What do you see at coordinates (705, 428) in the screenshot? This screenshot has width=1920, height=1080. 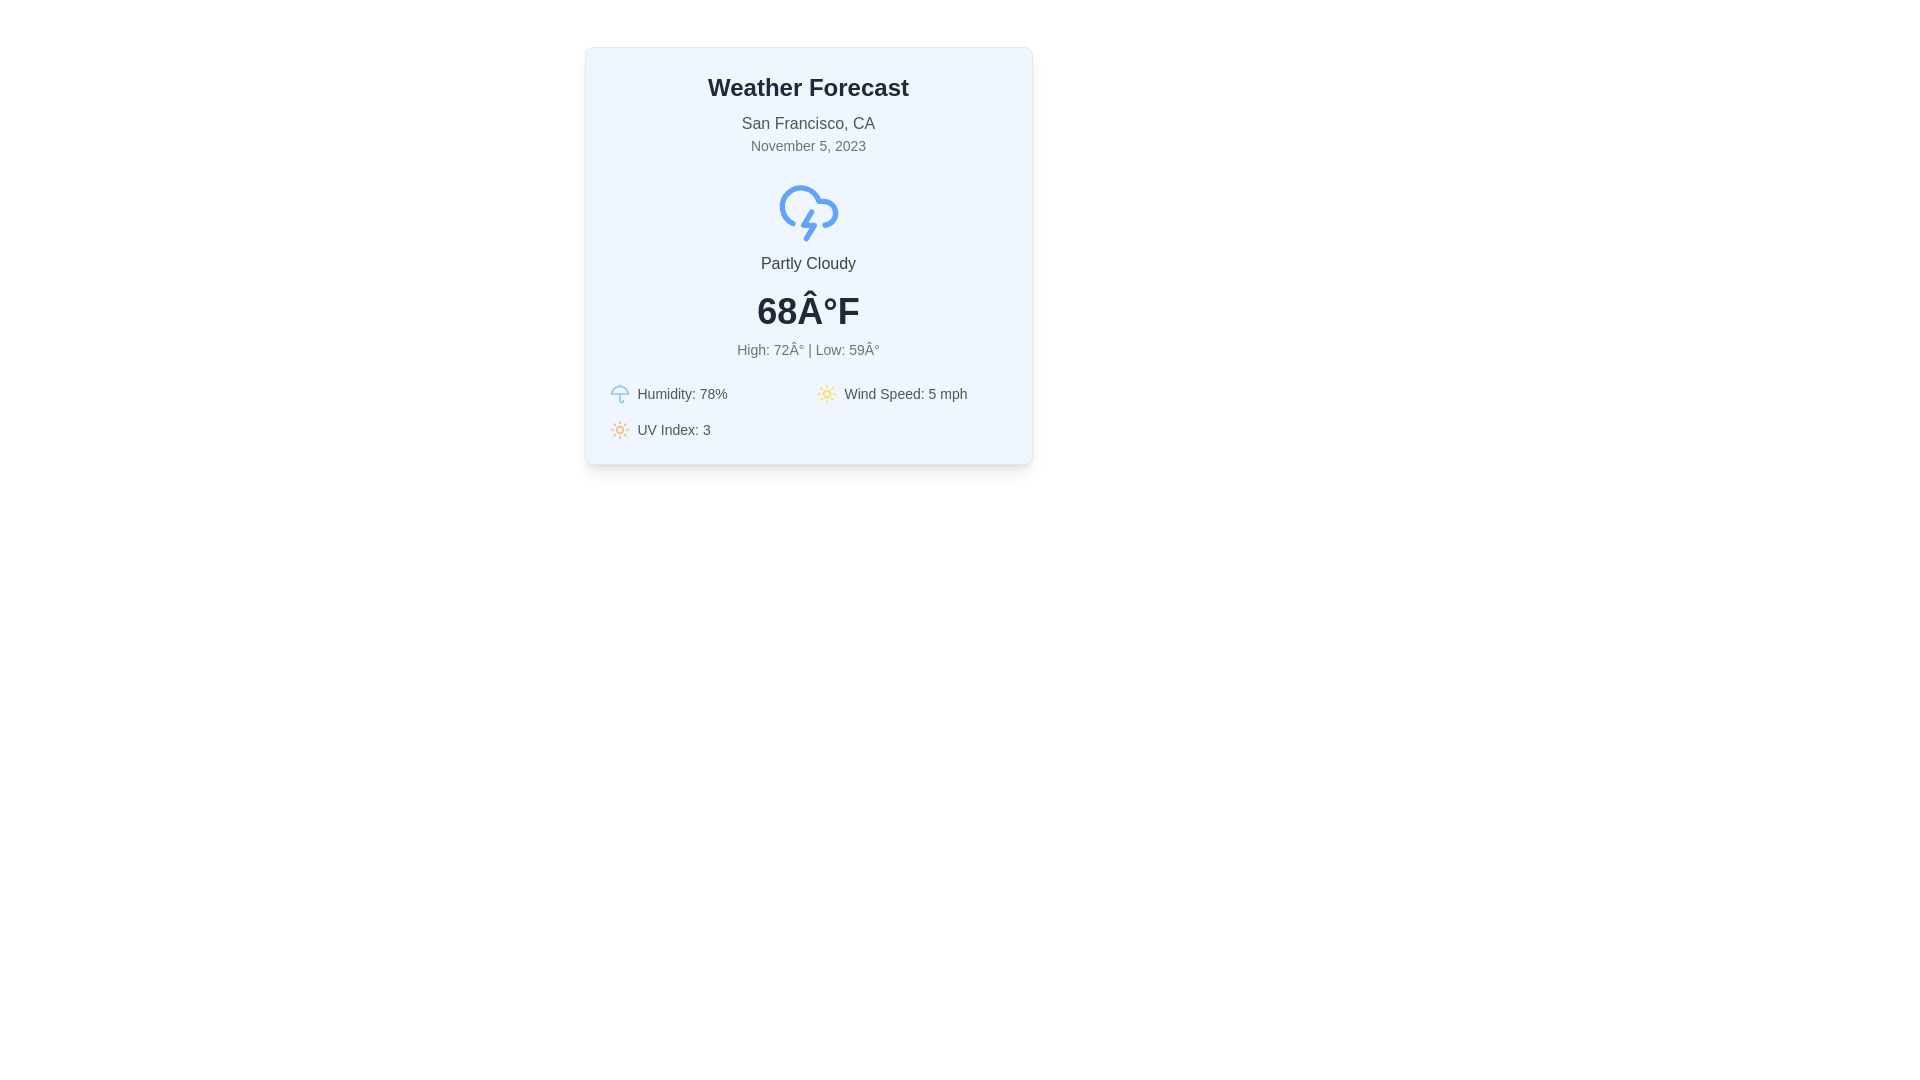 I see `the label displaying 'UV Index: 3' with a sun icon in the weather-related card UI located at the bottom-left section, following 'Humidity: 78%' and 'Wind Speed: 5 mph'` at bounding box center [705, 428].